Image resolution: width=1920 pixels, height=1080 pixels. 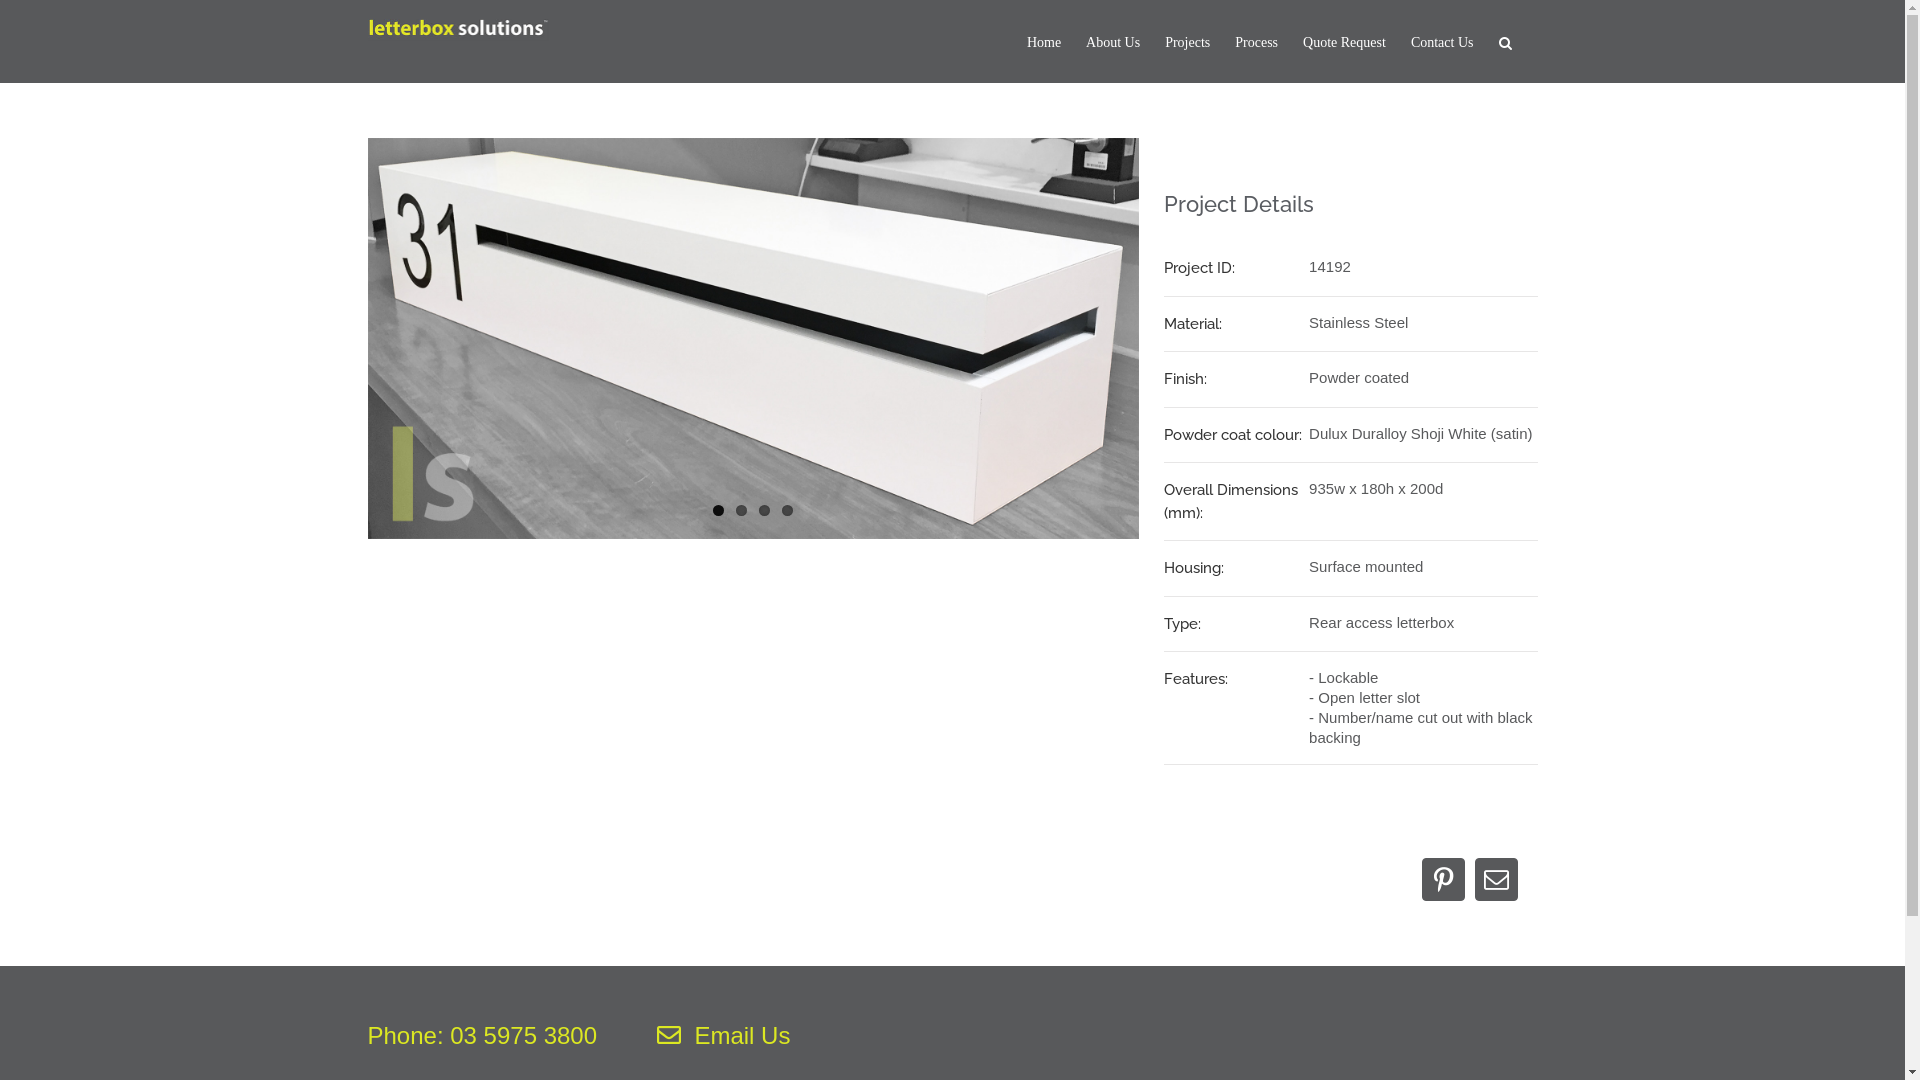 I want to click on '  Email Us', so click(x=722, y=1035).